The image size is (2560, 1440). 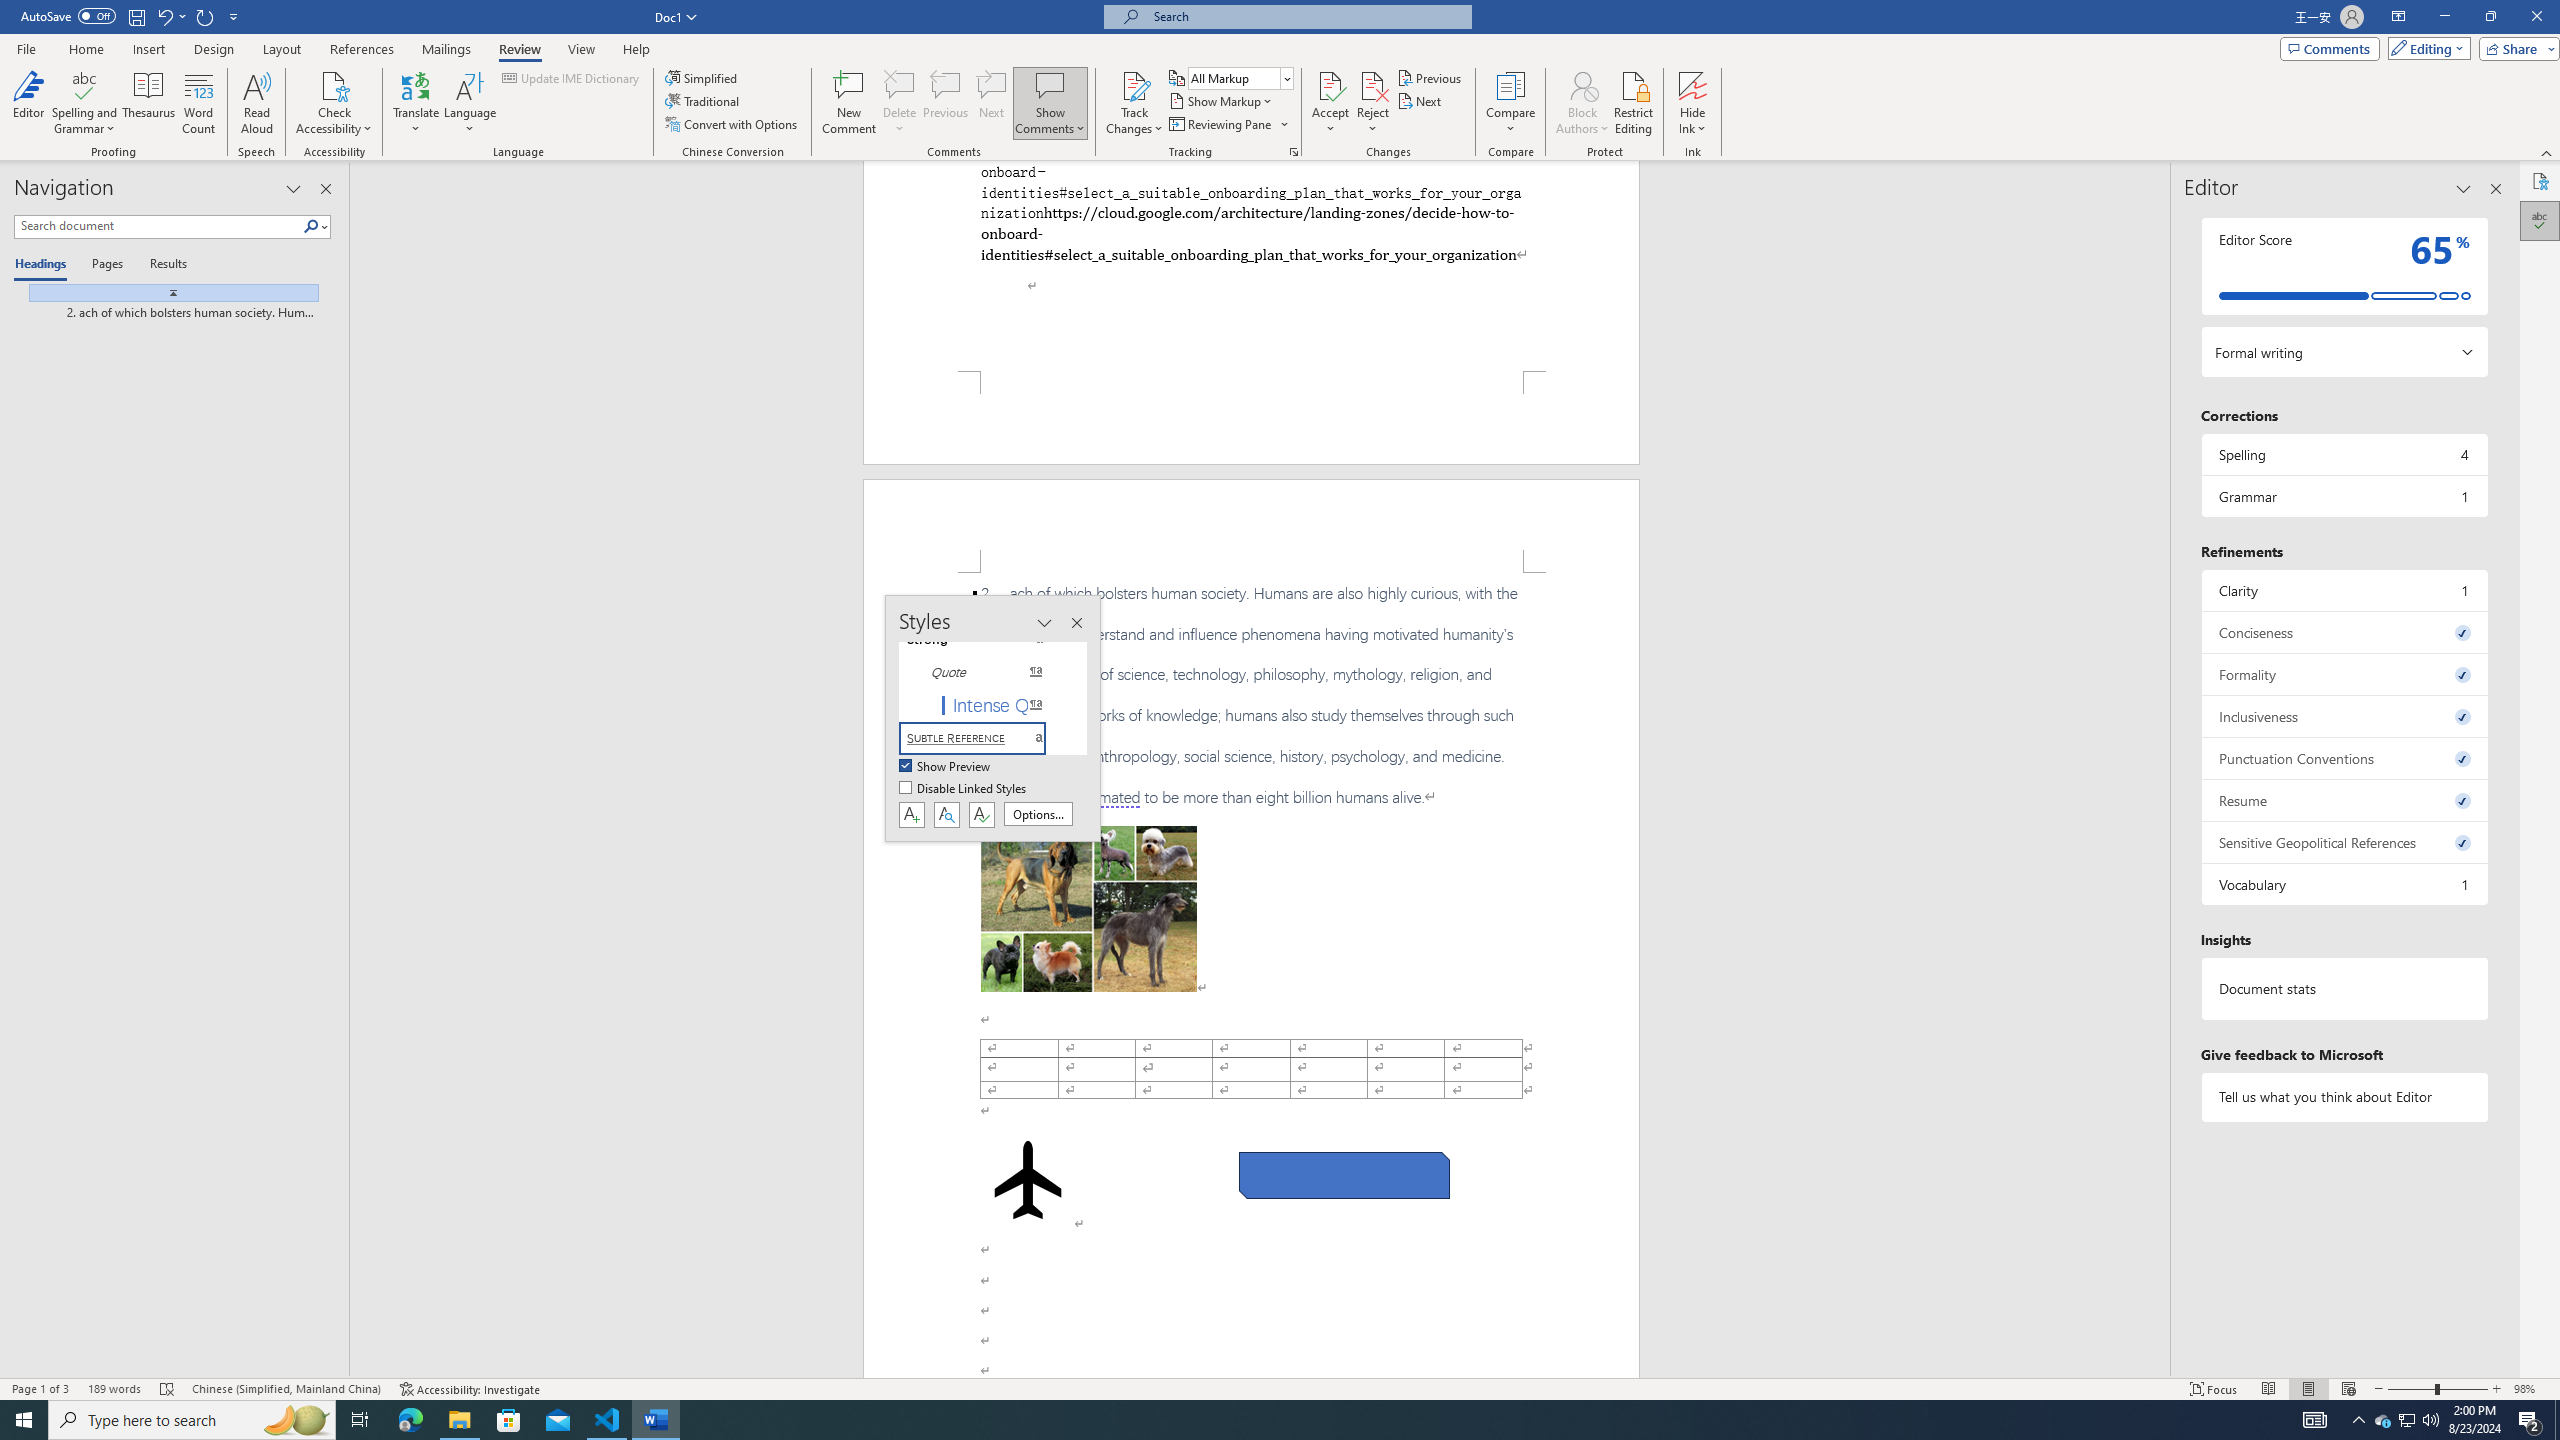 What do you see at coordinates (2343, 674) in the screenshot?
I see `'Formality, 0 issues. Press space or enter to review items.'` at bounding box center [2343, 674].